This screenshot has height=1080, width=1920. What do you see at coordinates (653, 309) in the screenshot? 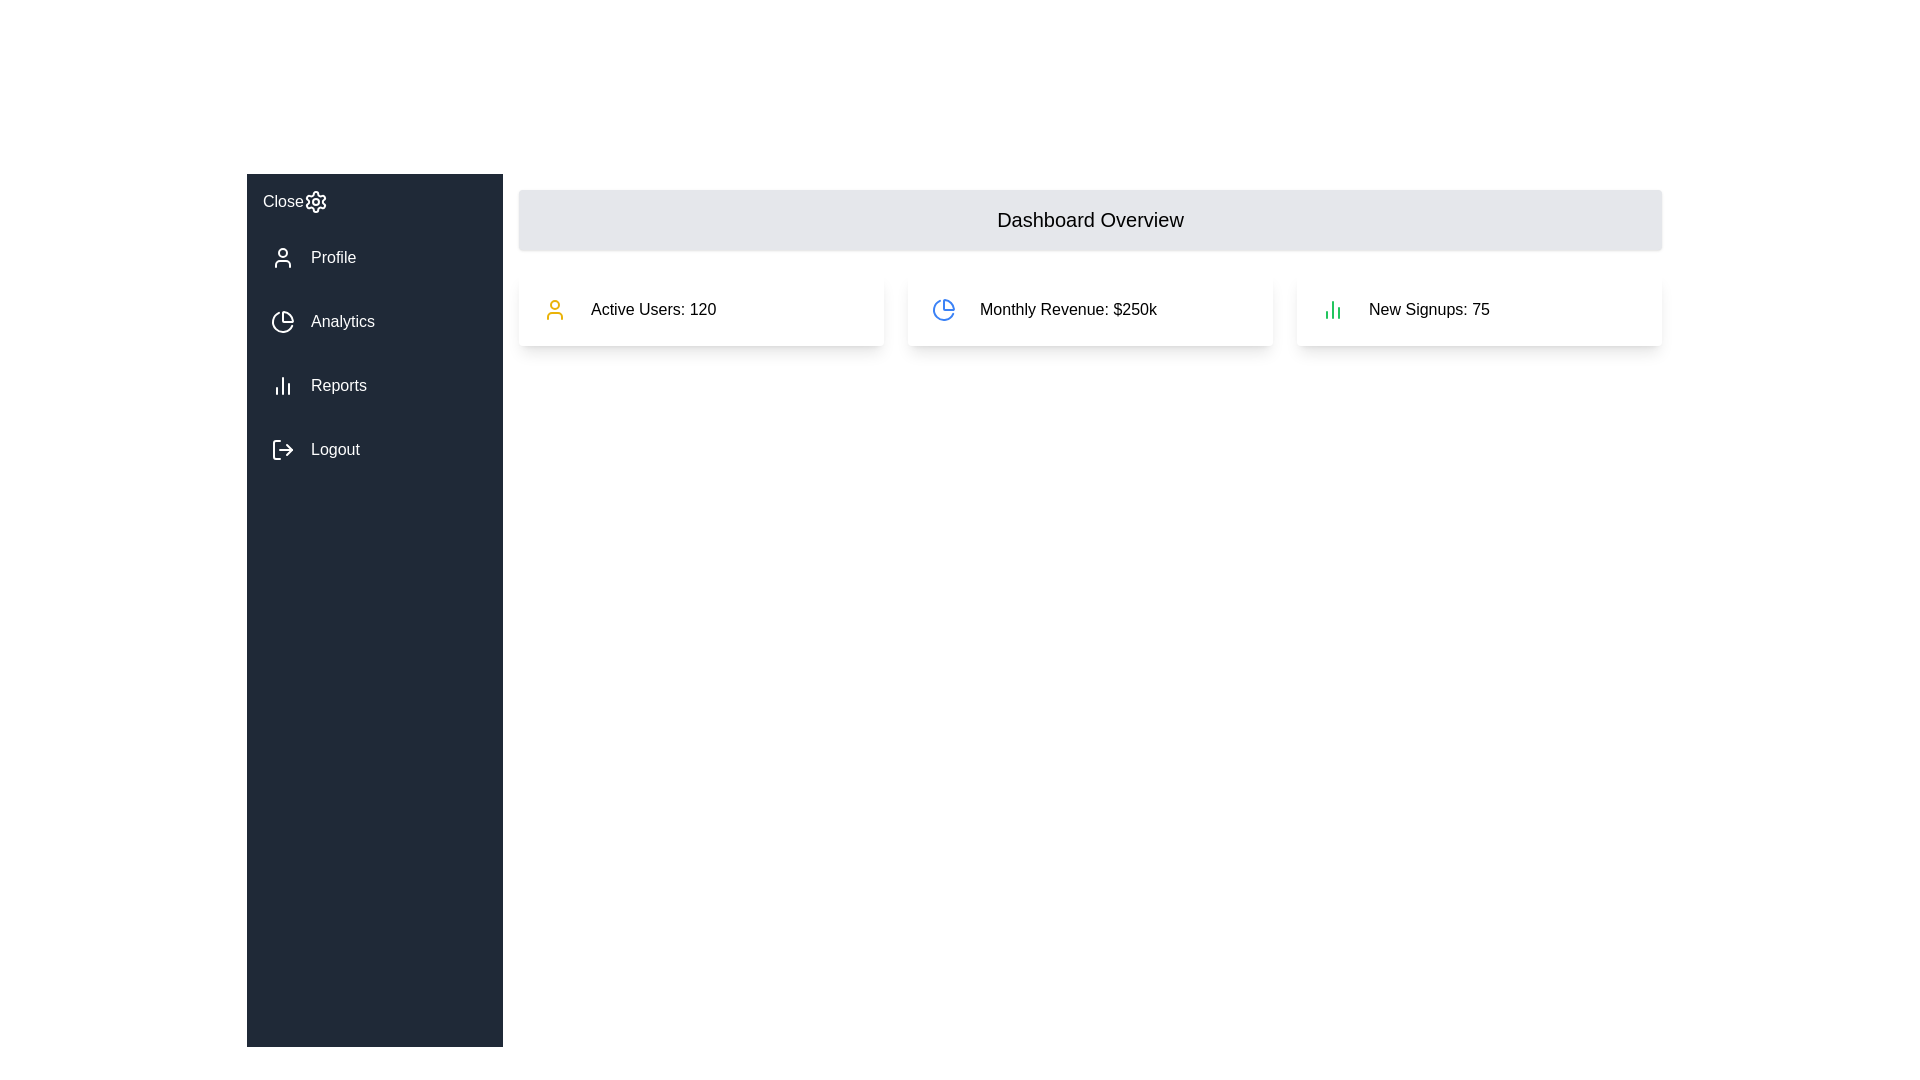
I see `the Text Display element that shows the summary statistic of currently active users, which is '120', located in the leftmost card of three horizontally aligned cards` at bounding box center [653, 309].